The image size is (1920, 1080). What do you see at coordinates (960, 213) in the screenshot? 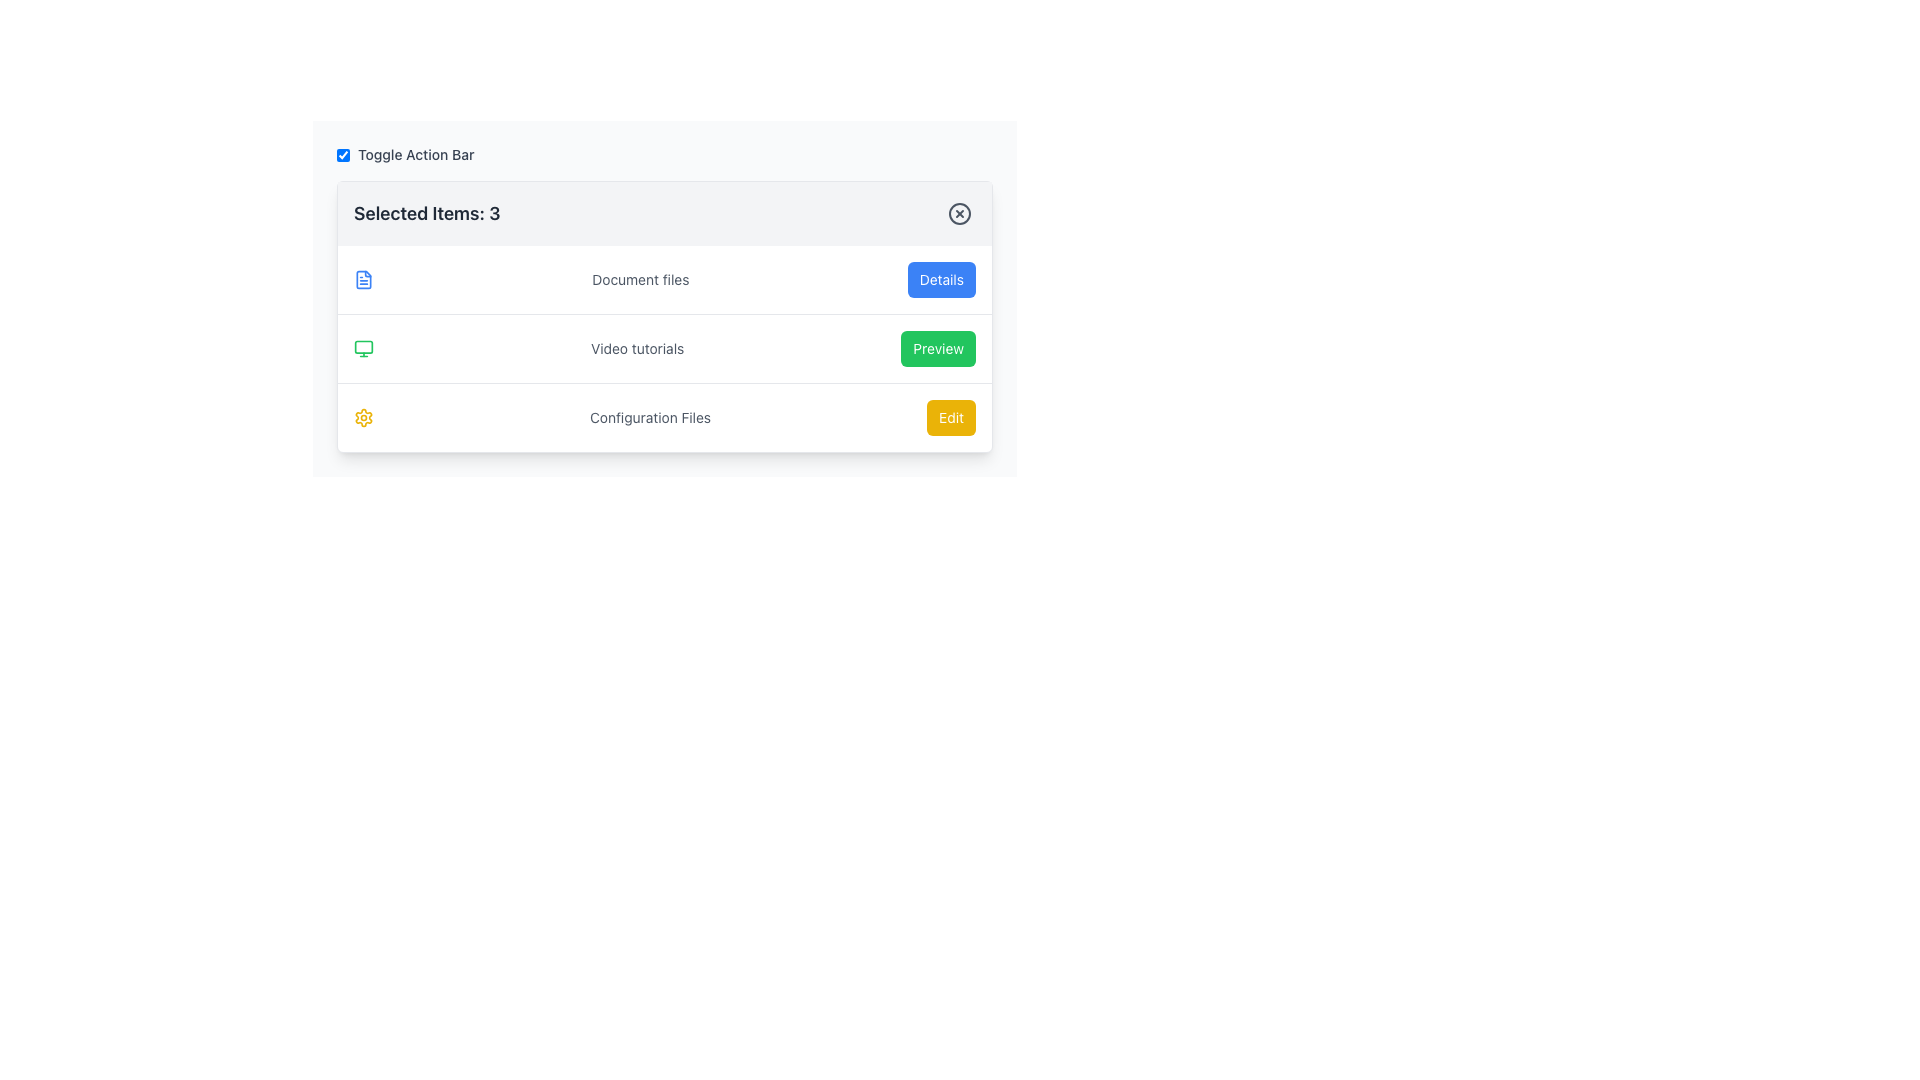
I see `the circular button with an 'X' symbol located at the top-right corner of the 'Selected Items' section in the light gray header bar` at bounding box center [960, 213].